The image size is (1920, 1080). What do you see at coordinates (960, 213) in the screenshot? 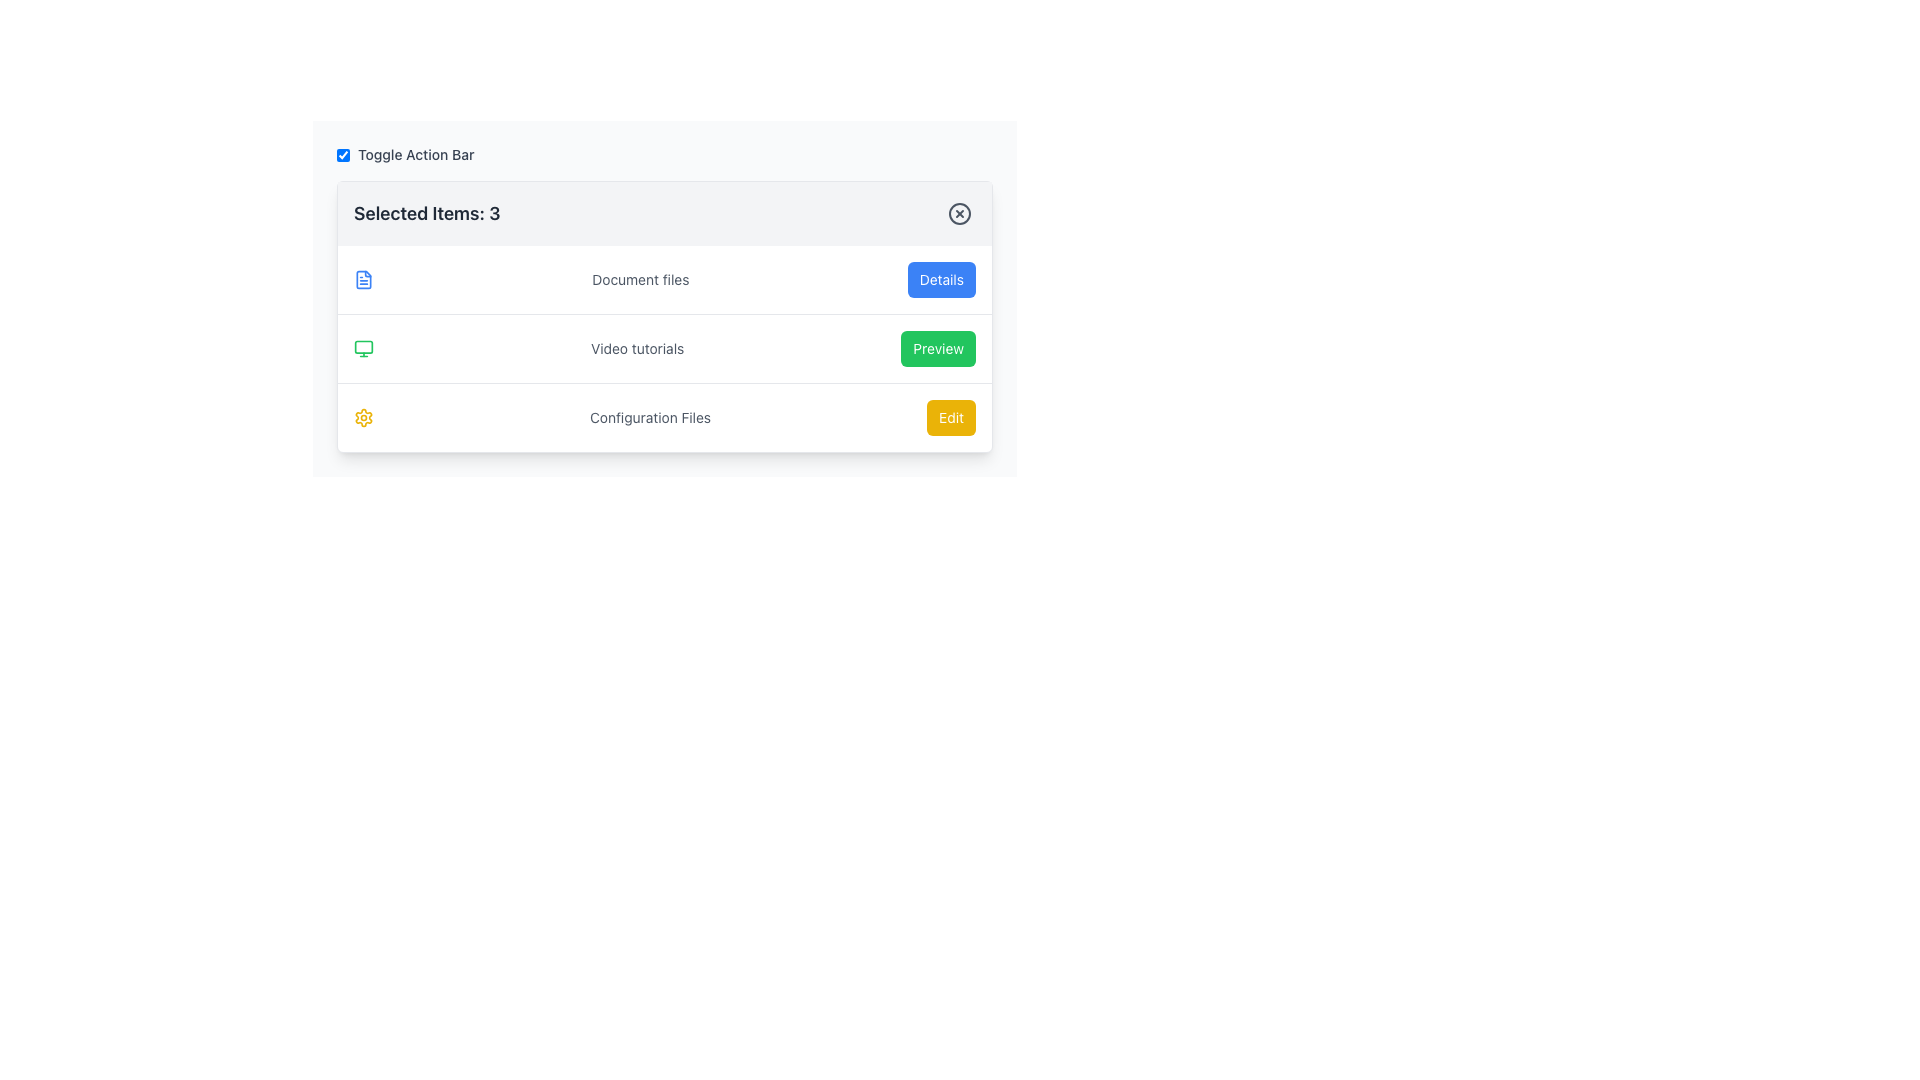
I see `the circular button with an 'X' symbol located at the top-right corner of the 'Selected Items' section in the light gray header bar` at bounding box center [960, 213].